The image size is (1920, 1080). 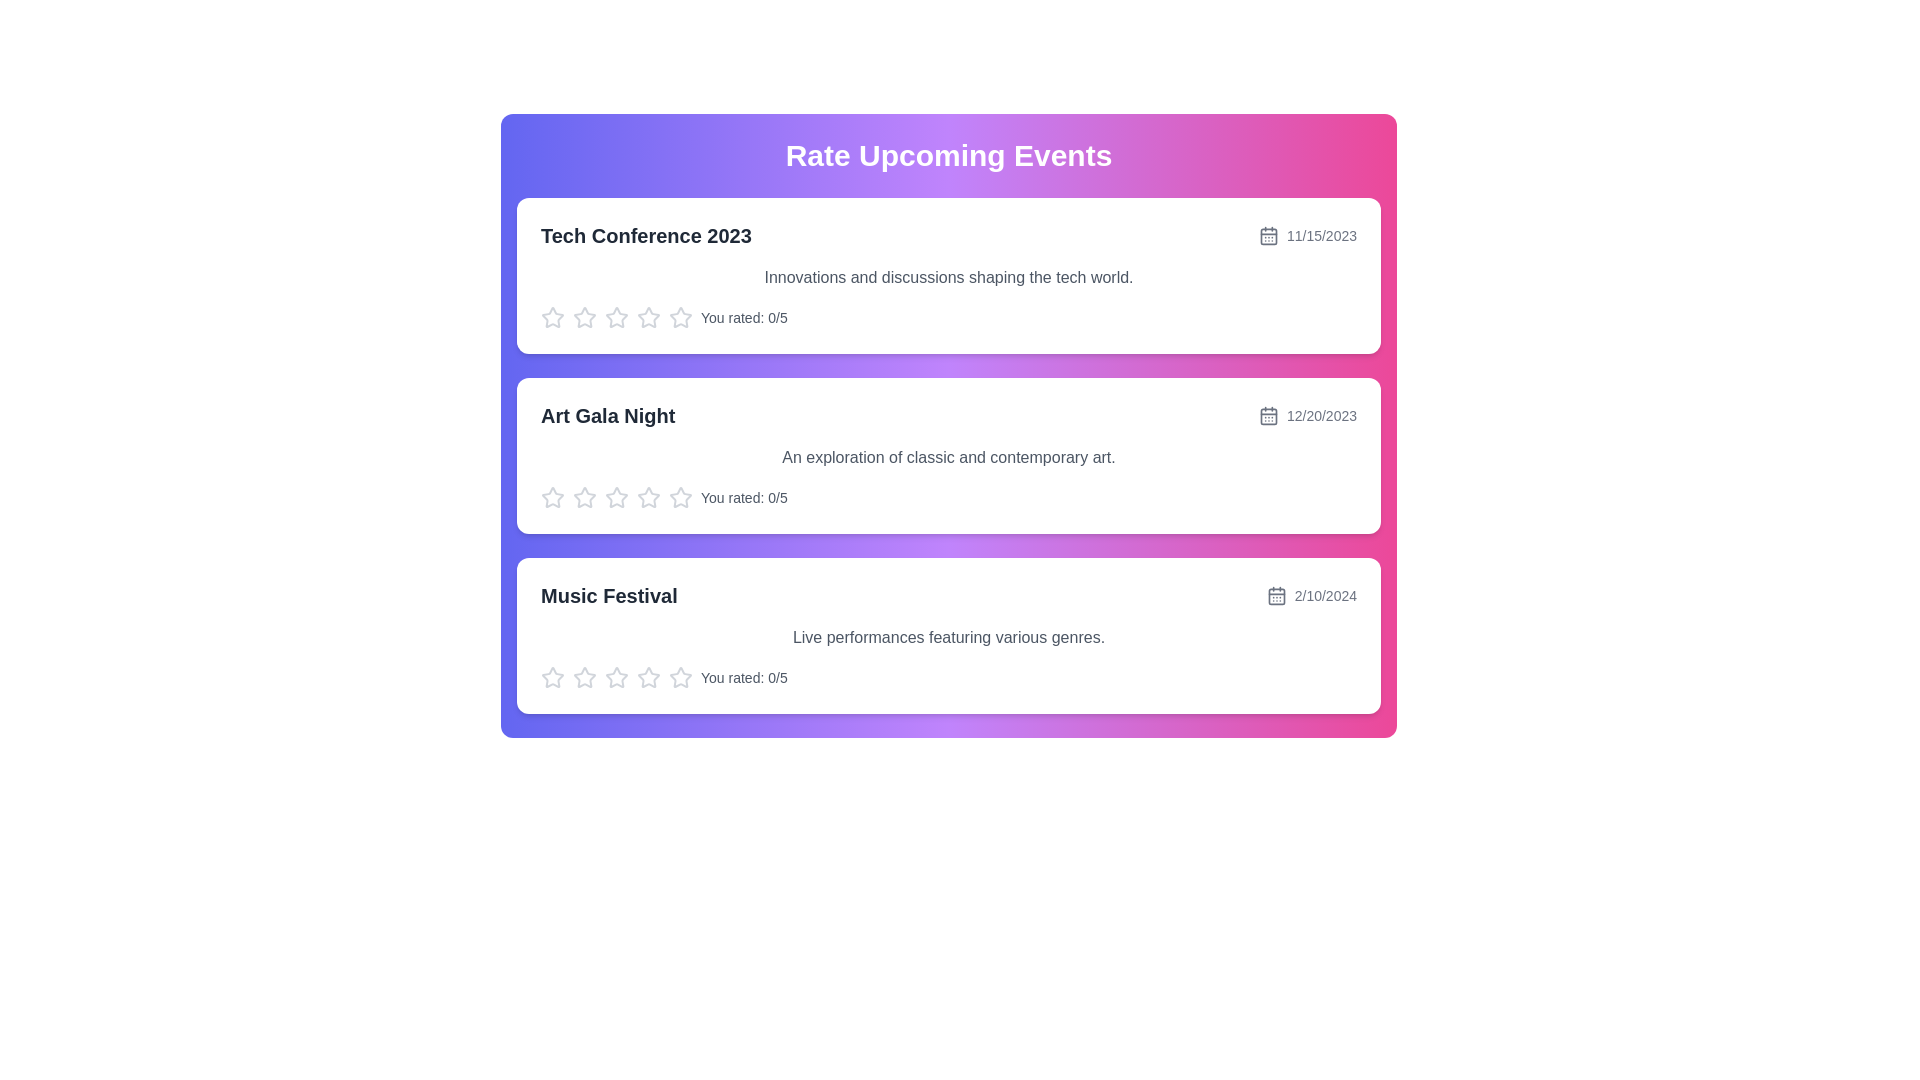 What do you see at coordinates (584, 496) in the screenshot?
I see `the third star icon in the rating system under the 'Art Gala Night' event card` at bounding box center [584, 496].